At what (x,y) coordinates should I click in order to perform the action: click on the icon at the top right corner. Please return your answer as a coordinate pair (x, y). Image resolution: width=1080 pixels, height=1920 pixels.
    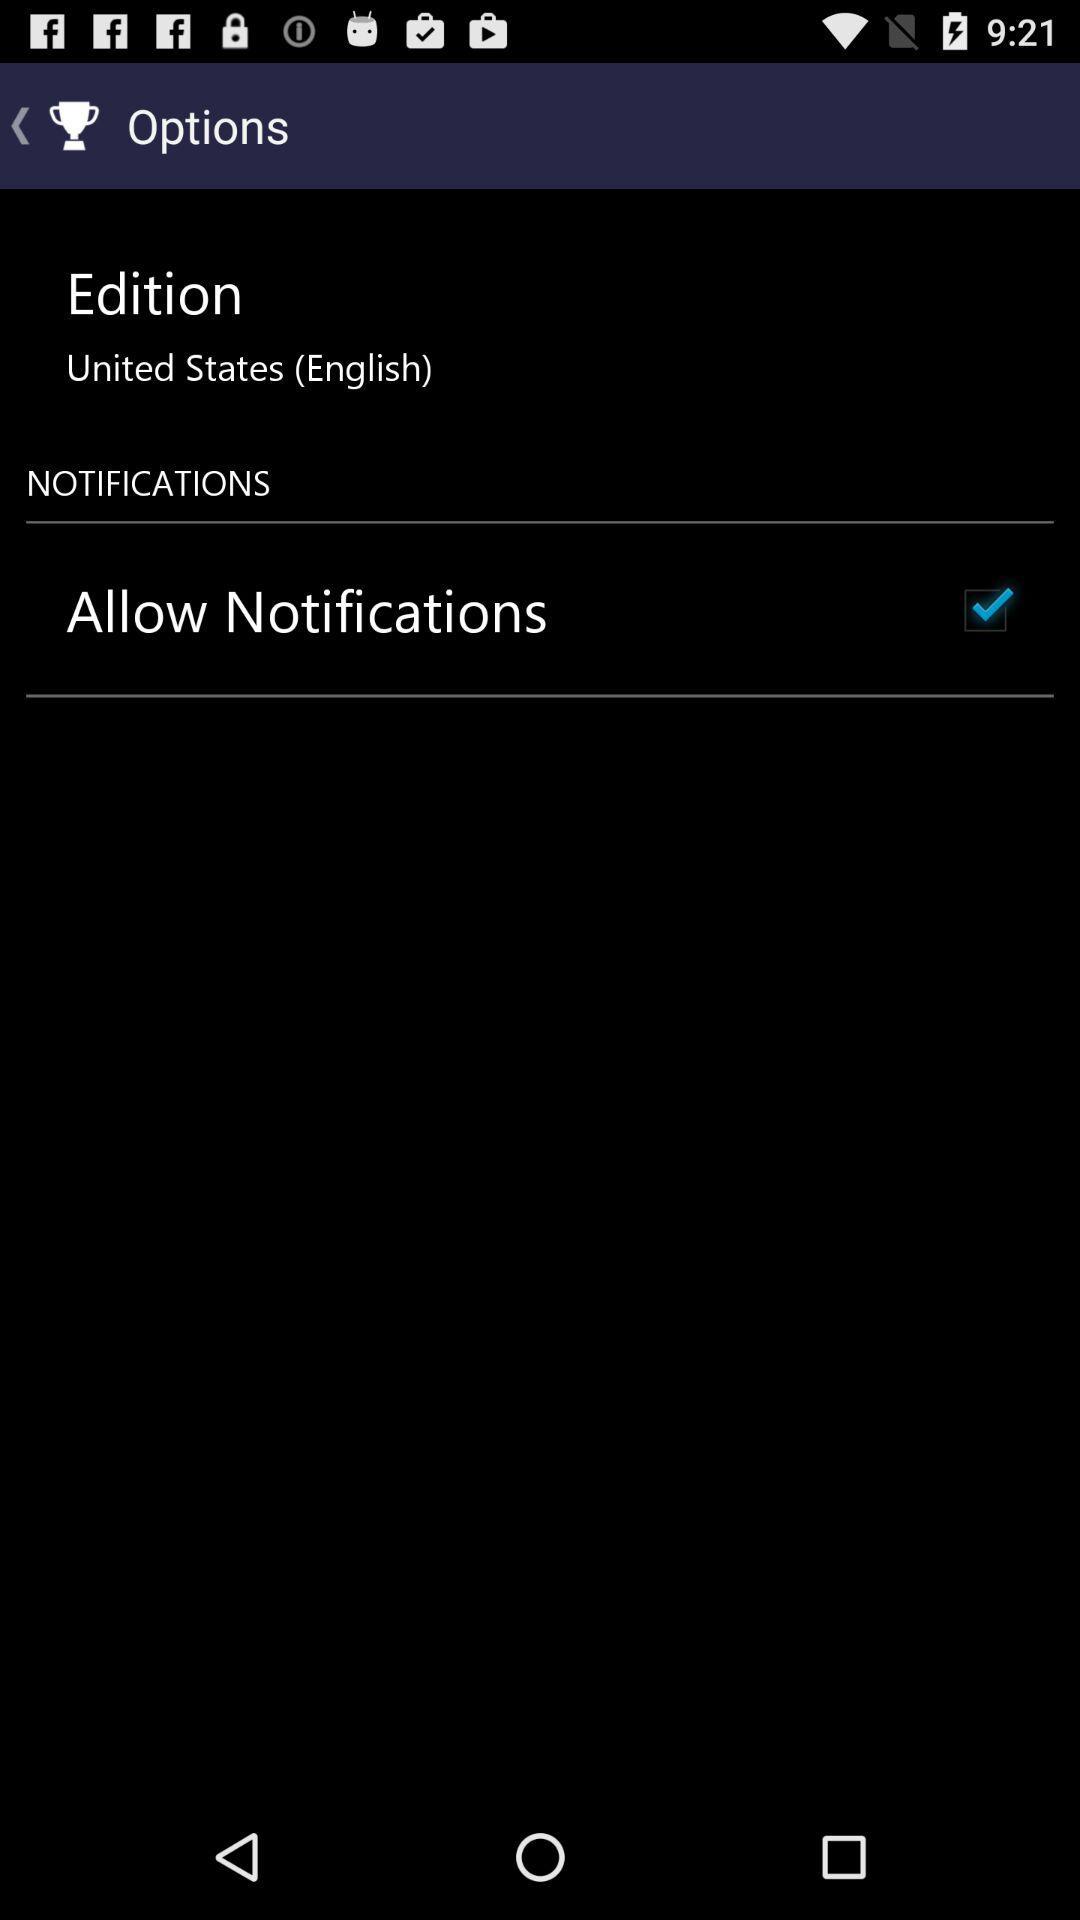
    Looking at the image, I should click on (984, 609).